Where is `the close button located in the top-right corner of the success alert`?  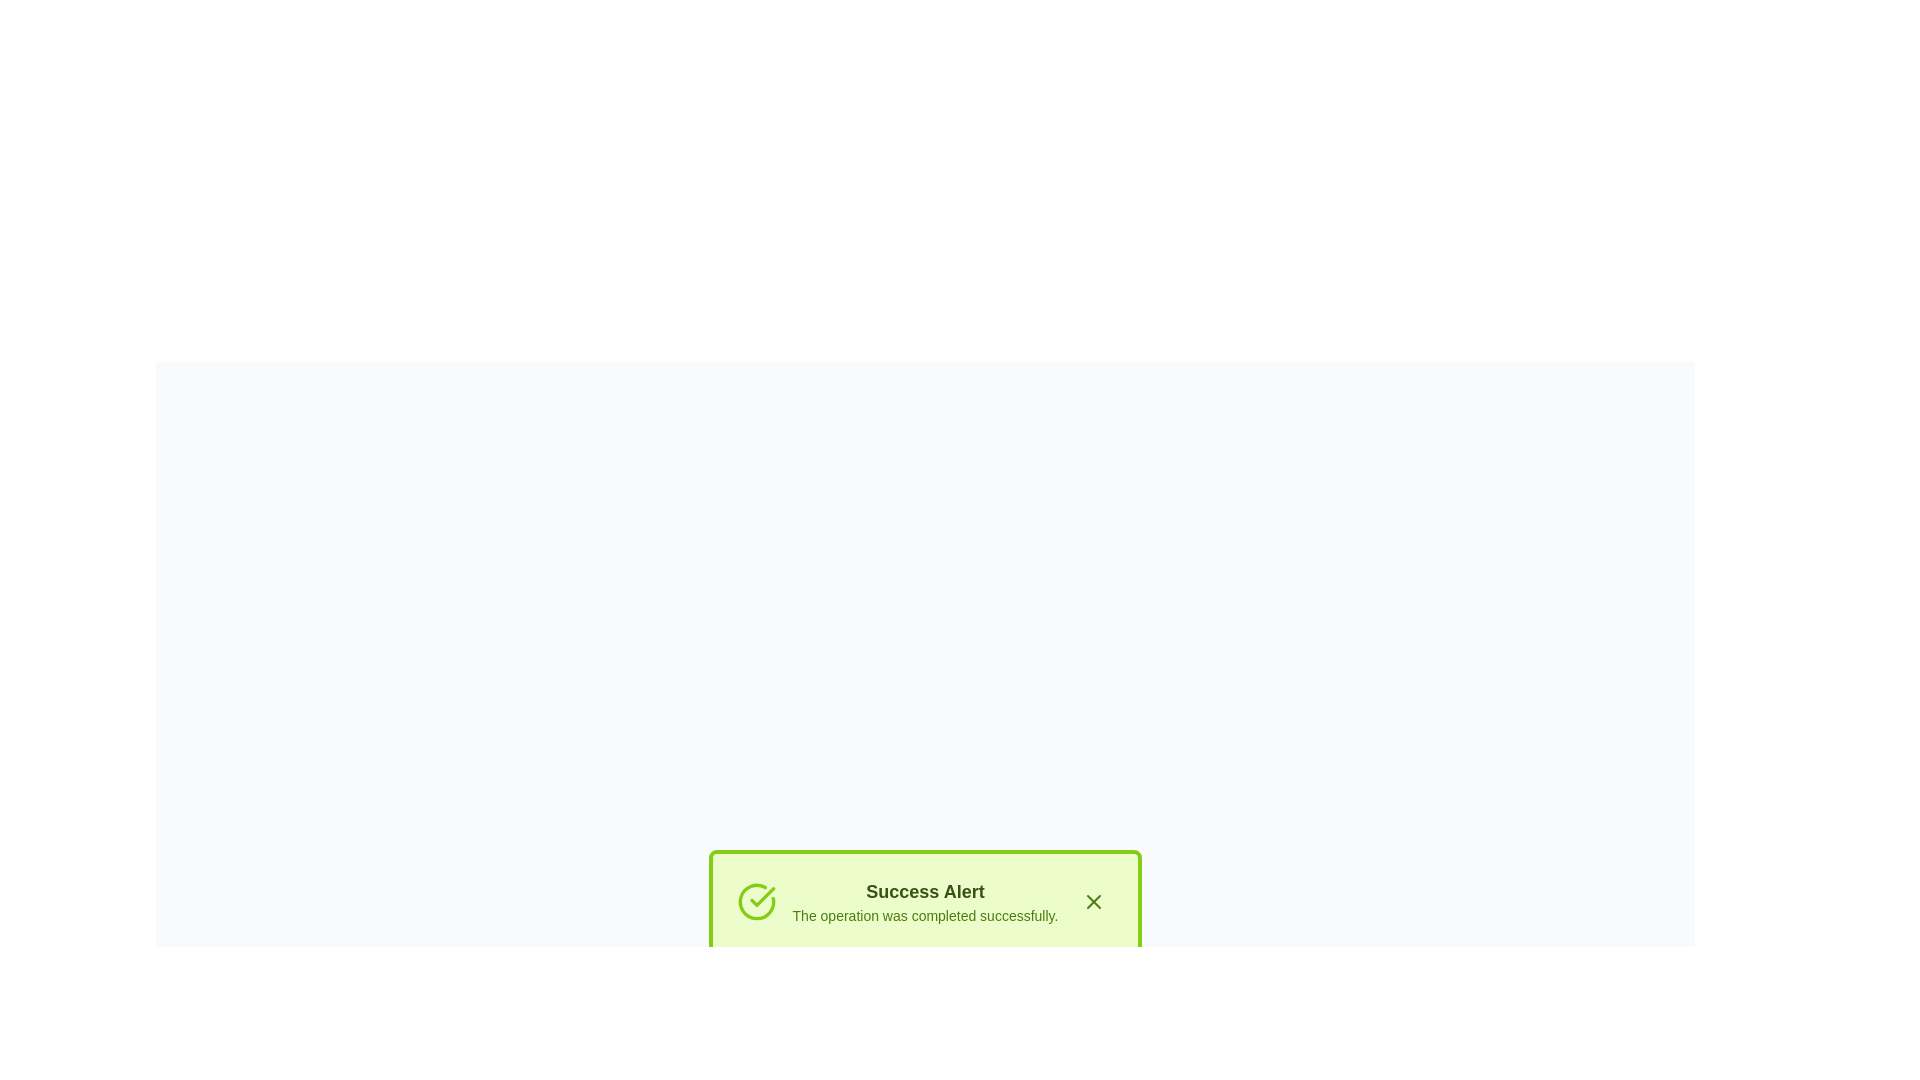
the close button located in the top-right corner of the success alert is located at coordinates (1093, 902).